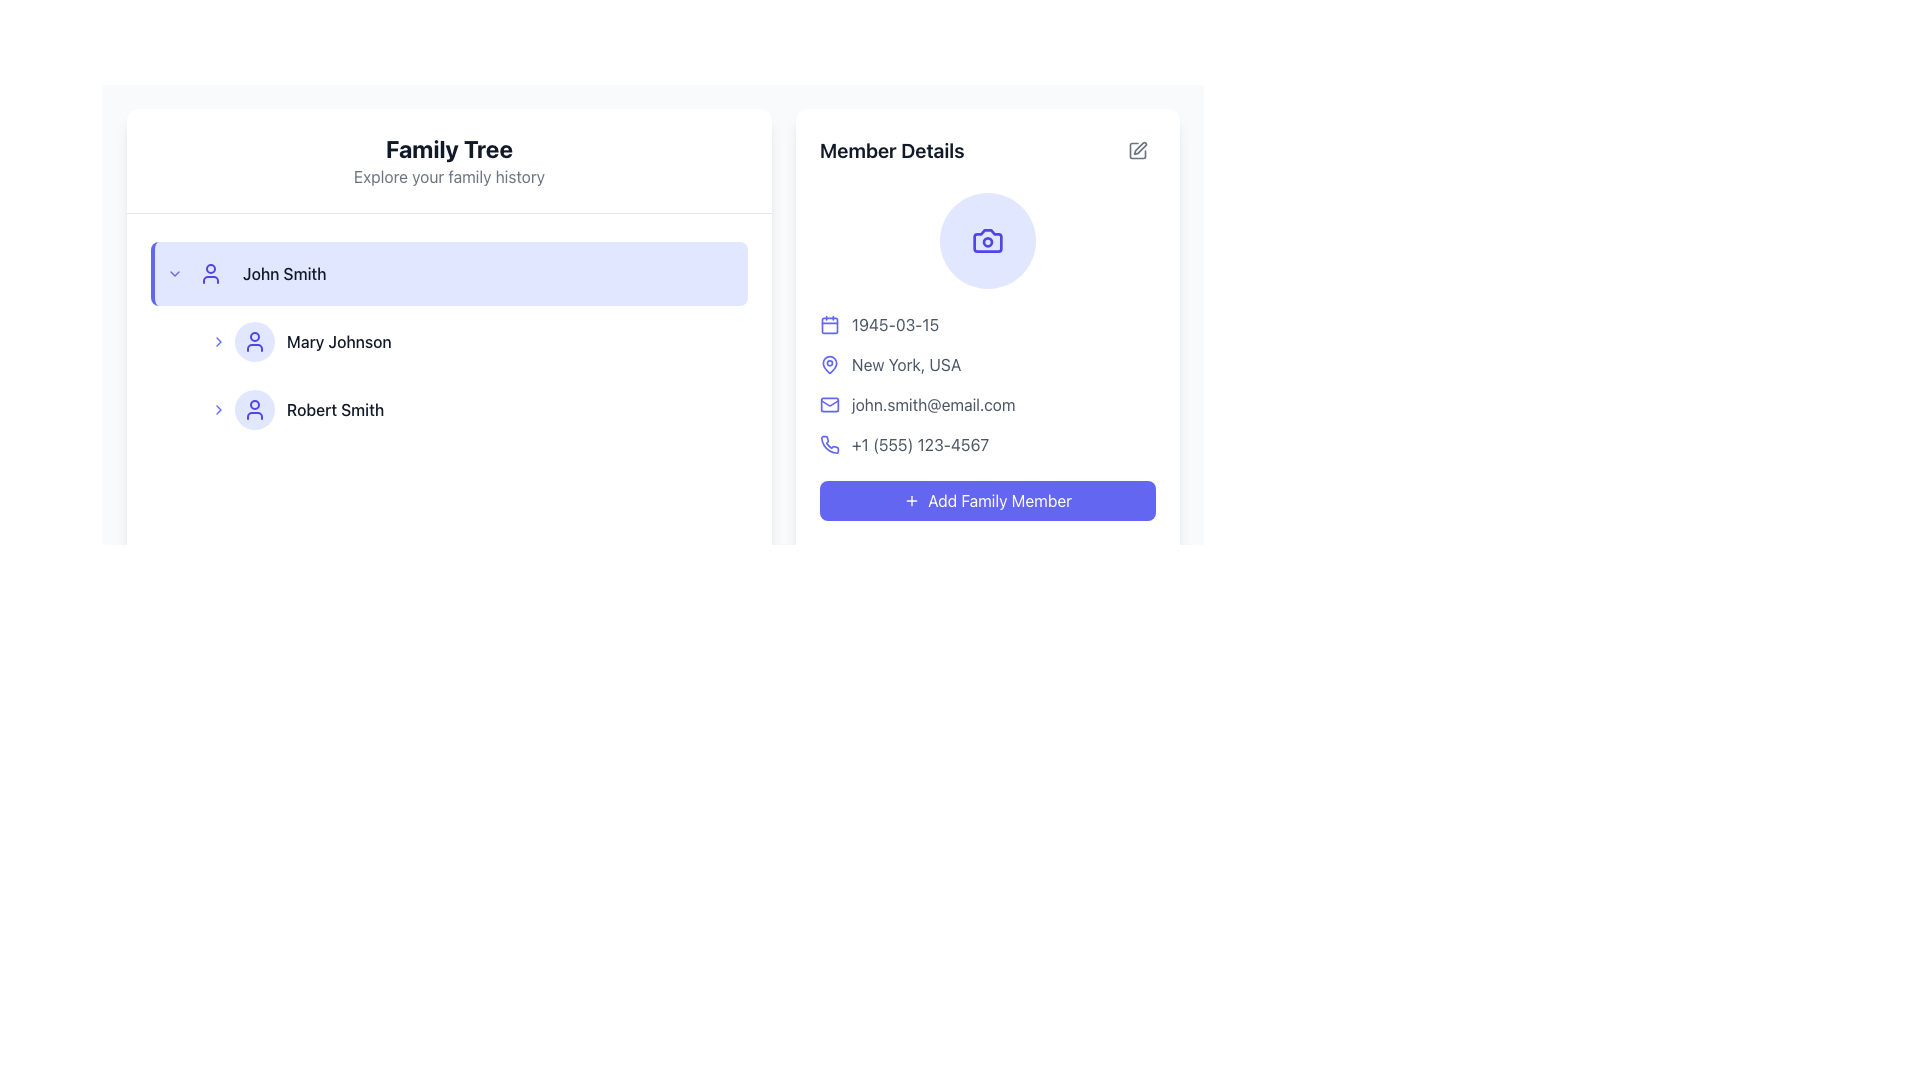  What do you see at coordinates (830, 443) in the screenshot?
I see `the indigo-colored phone icon located in the 'Member Details' section, to the left of the phone number '+1 (555) 123-4567'` at bounding box center [830, 443].